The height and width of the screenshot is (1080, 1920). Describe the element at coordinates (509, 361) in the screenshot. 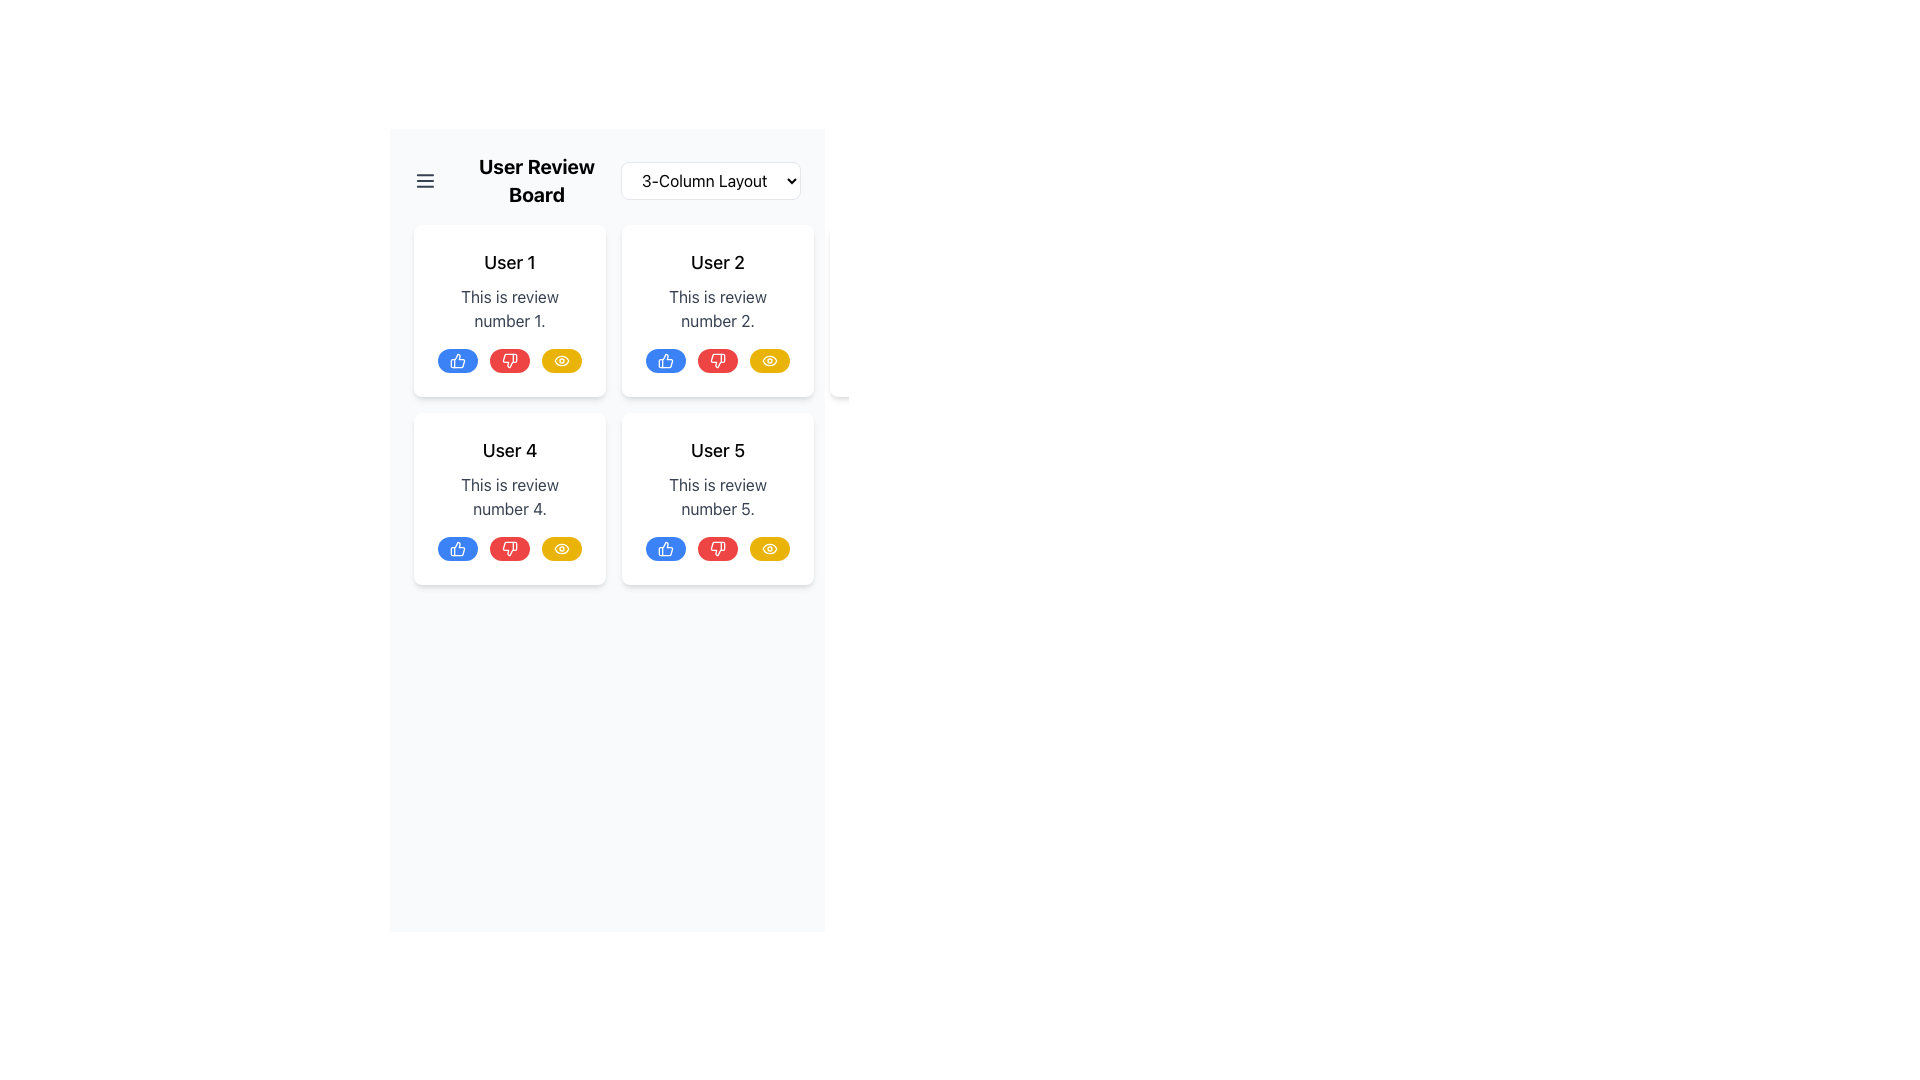

I see `the rounded rectangular button with a vibrant red background and a thumbs-down icon located in the second column under 'User 1's' review section` at that location.